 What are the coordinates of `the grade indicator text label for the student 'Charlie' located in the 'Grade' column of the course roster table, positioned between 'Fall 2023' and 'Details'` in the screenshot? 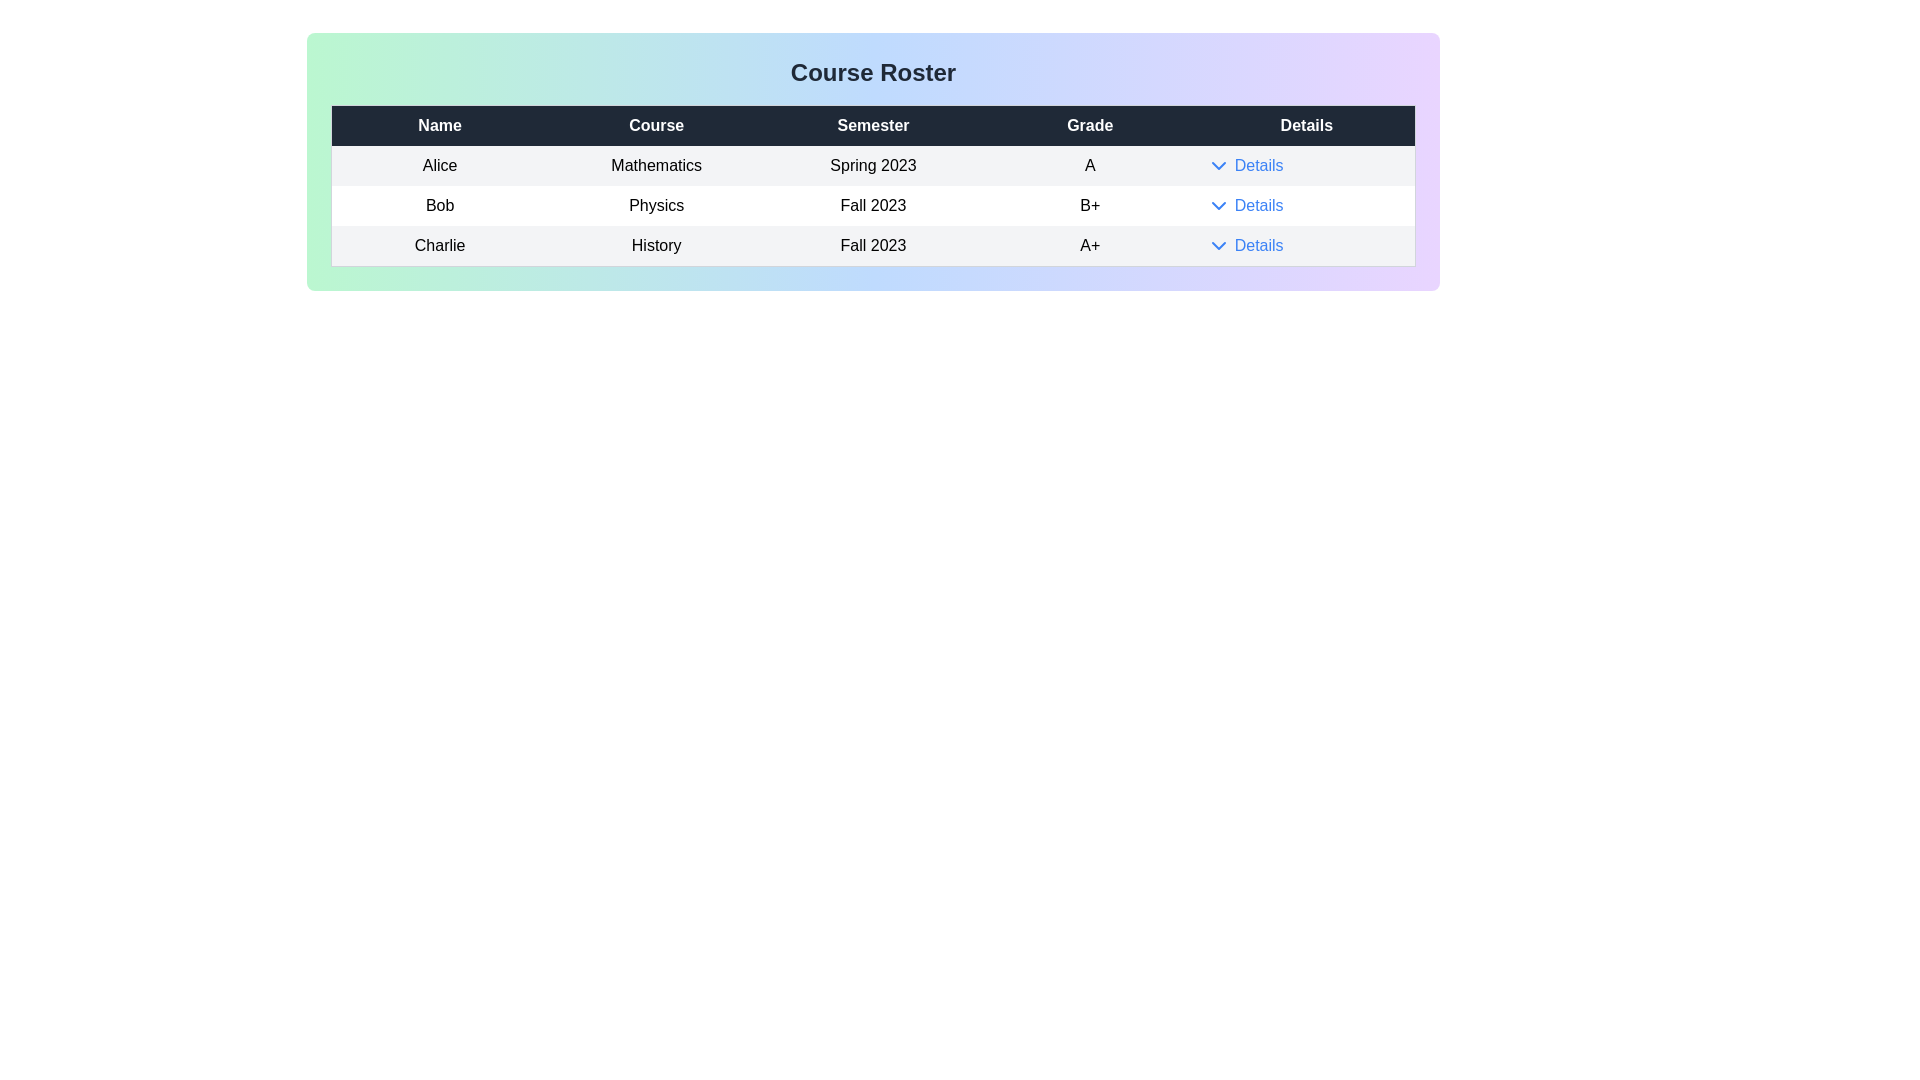 It's located at (1089, 245).